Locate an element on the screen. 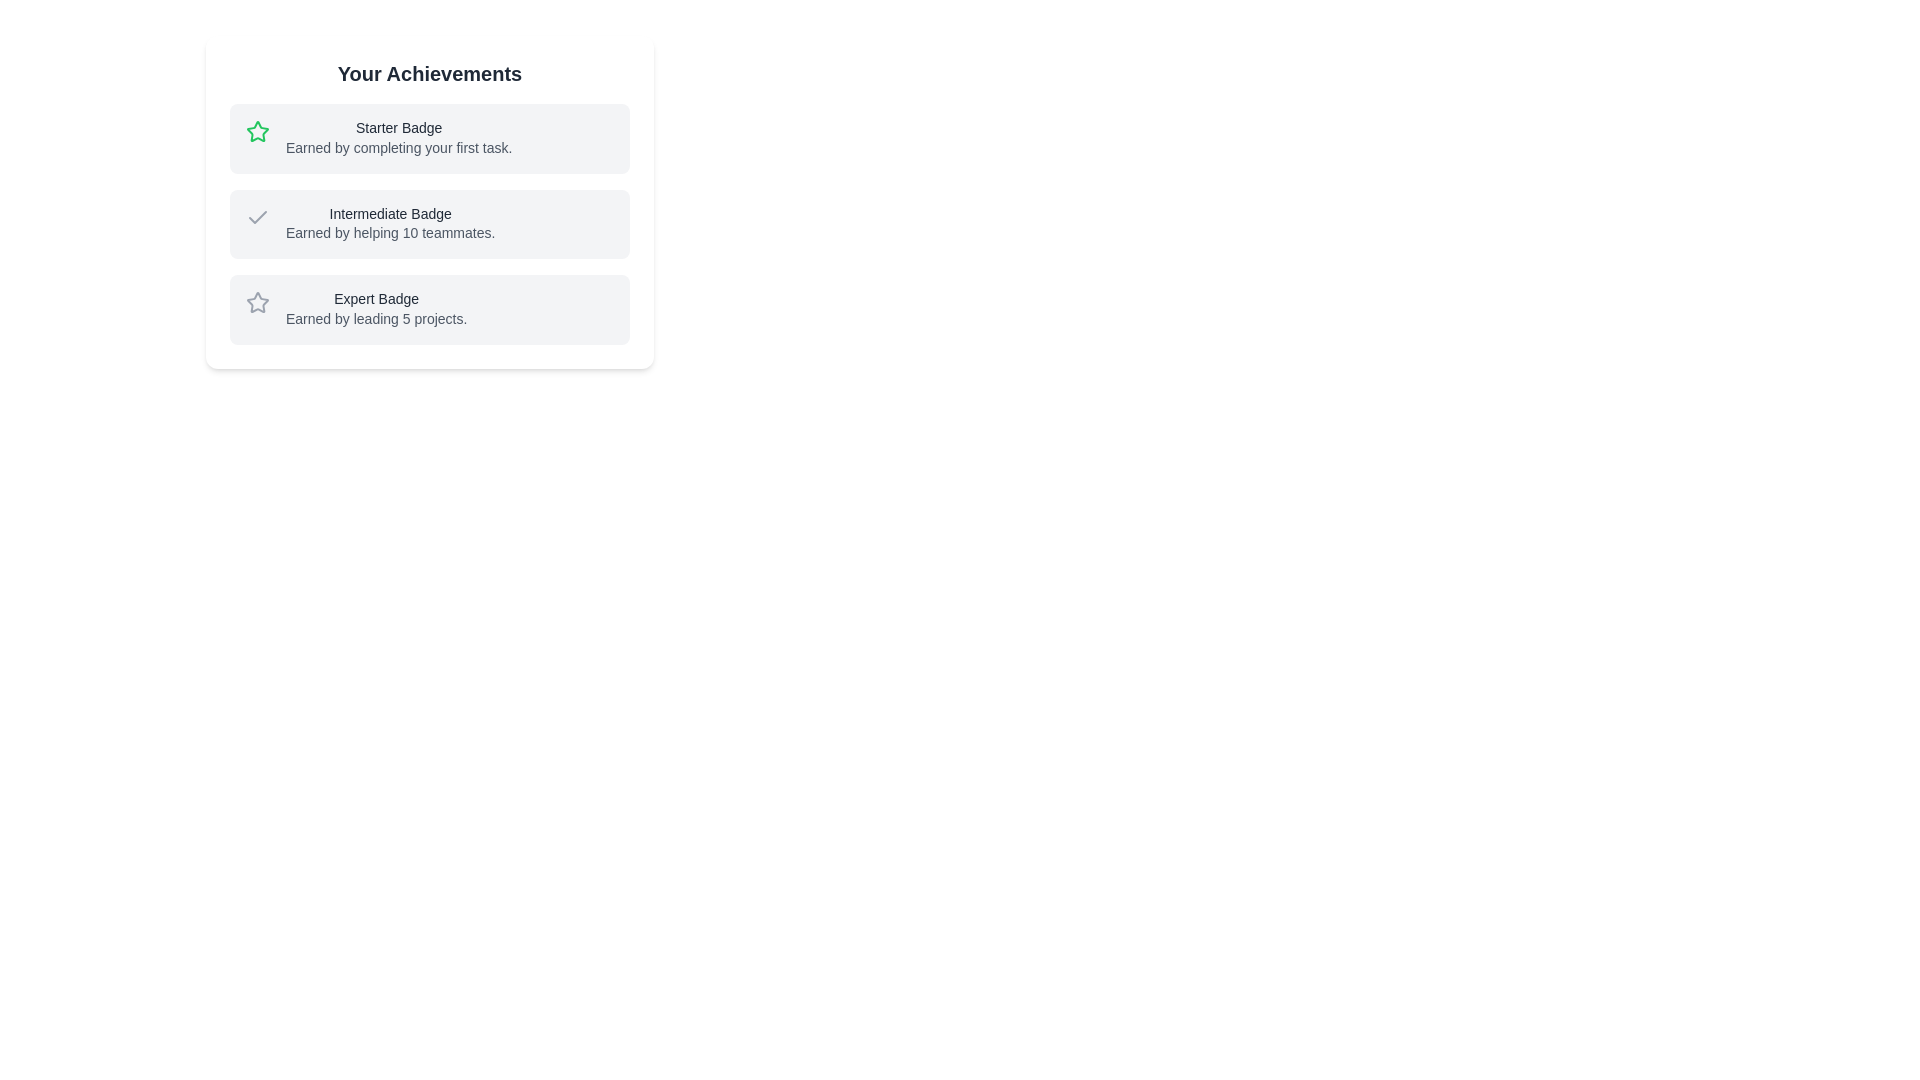 The image size is (1920, 1080). the decorative badge icon representing the 'Starter Badge' task located at the top left corner of the 'Starter Badge' card is located at coordinates (257, 131).